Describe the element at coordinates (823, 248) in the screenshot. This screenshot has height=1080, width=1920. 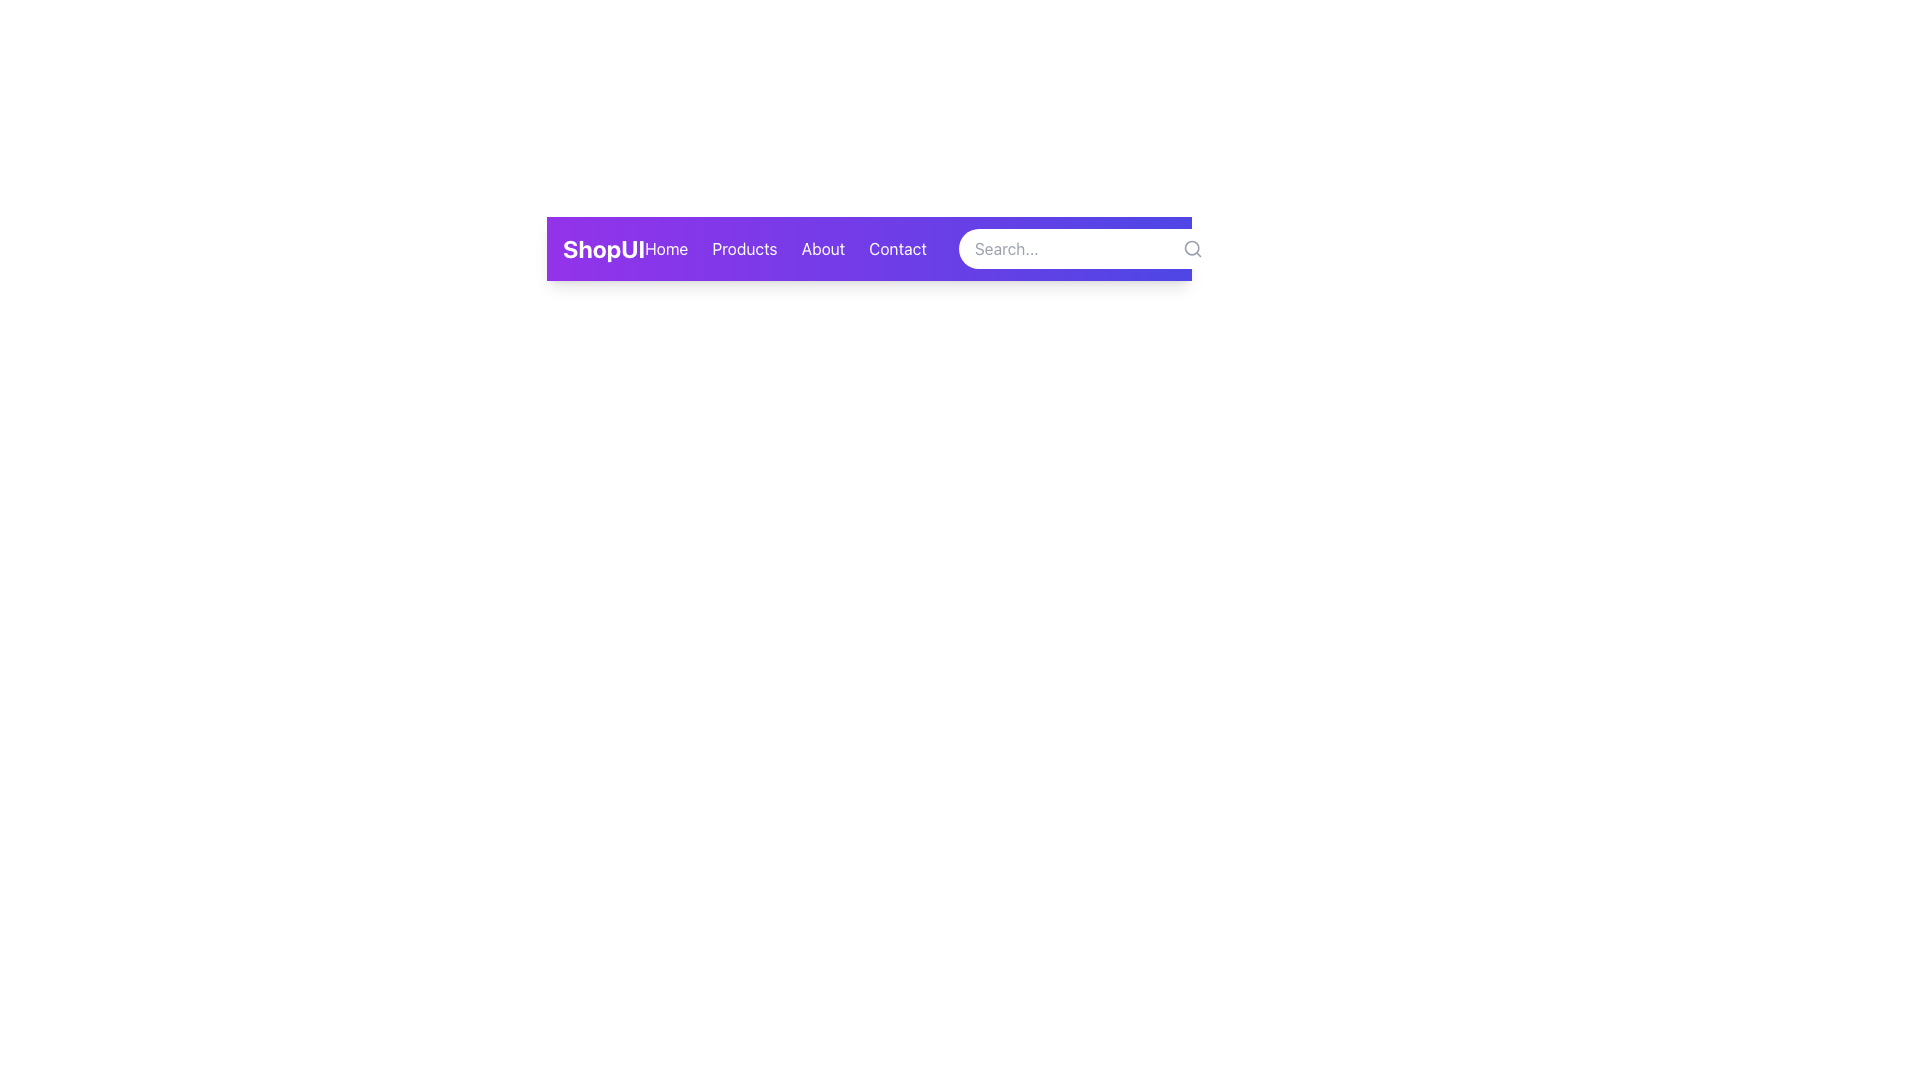
I see `the 'About' hyperlink text, which is the third element in the navigation menu` at that location.